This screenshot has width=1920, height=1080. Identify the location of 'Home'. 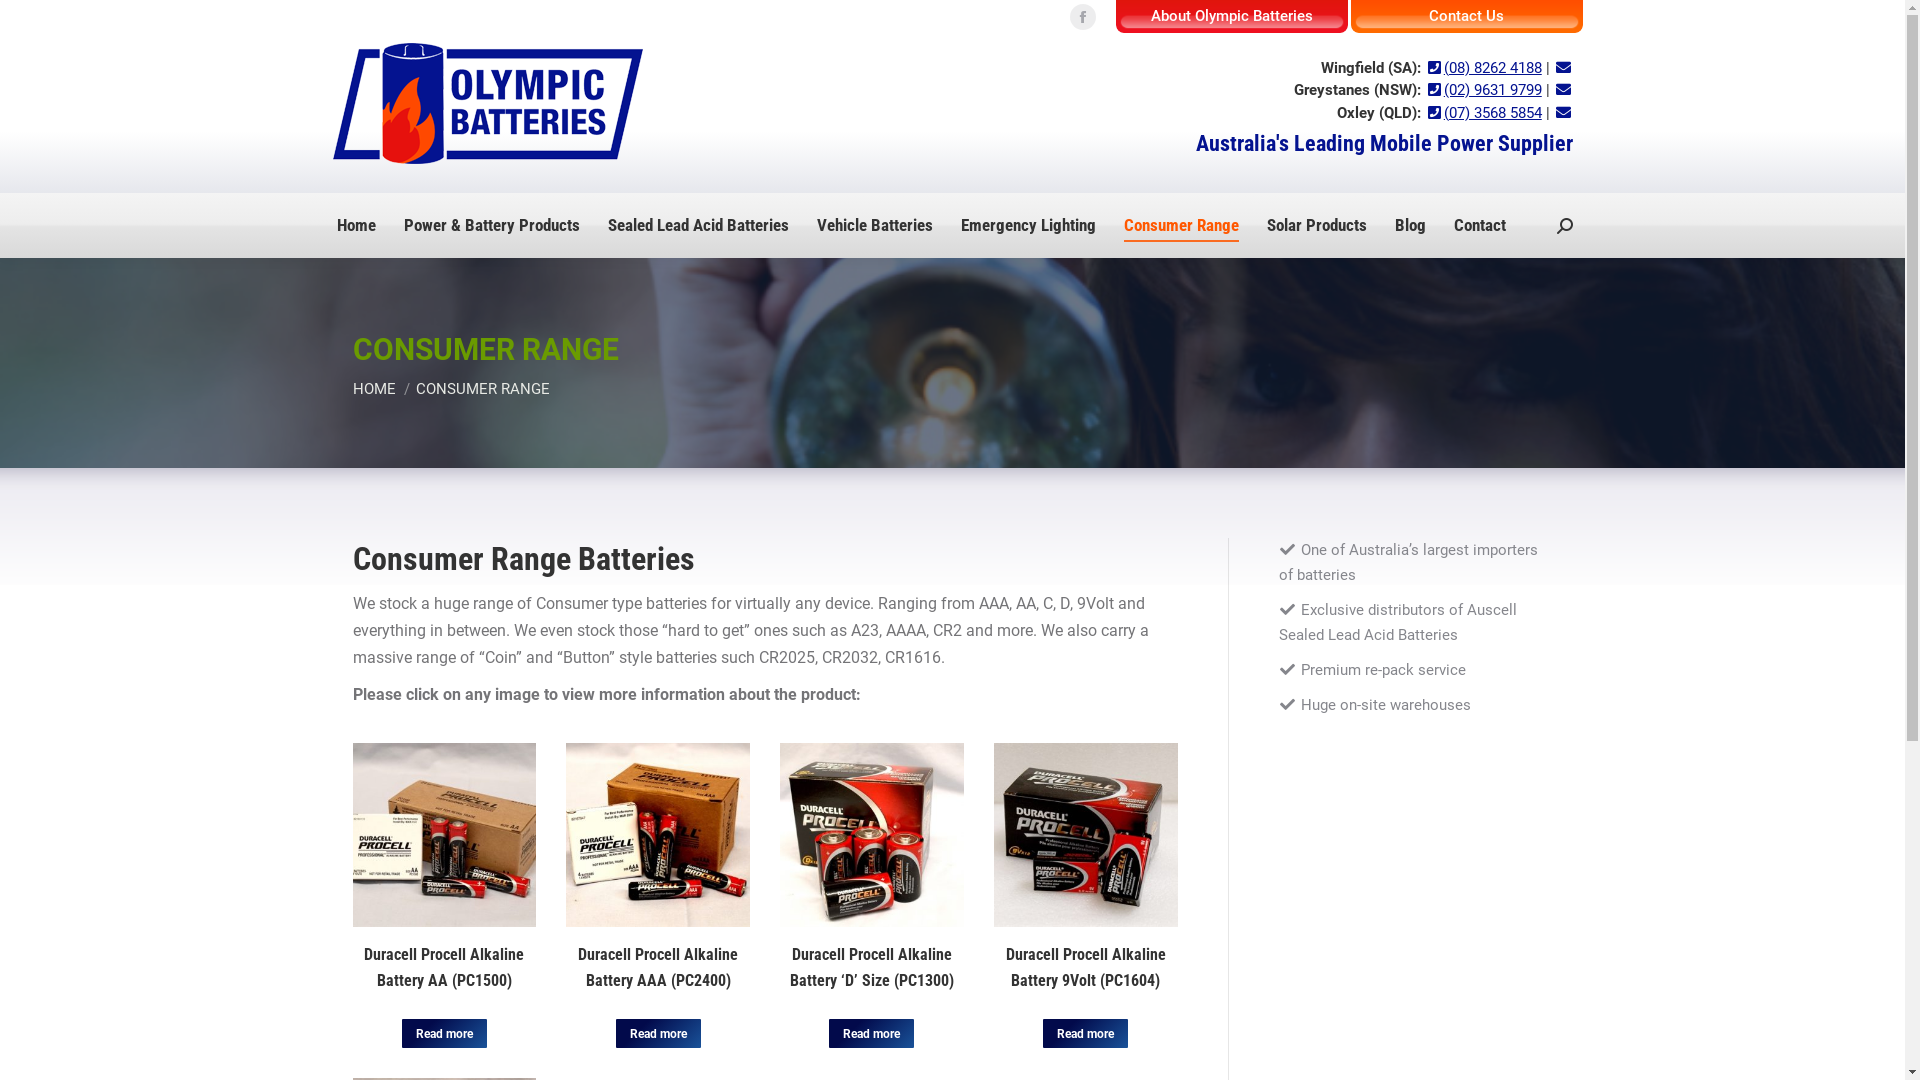
(331, 225).